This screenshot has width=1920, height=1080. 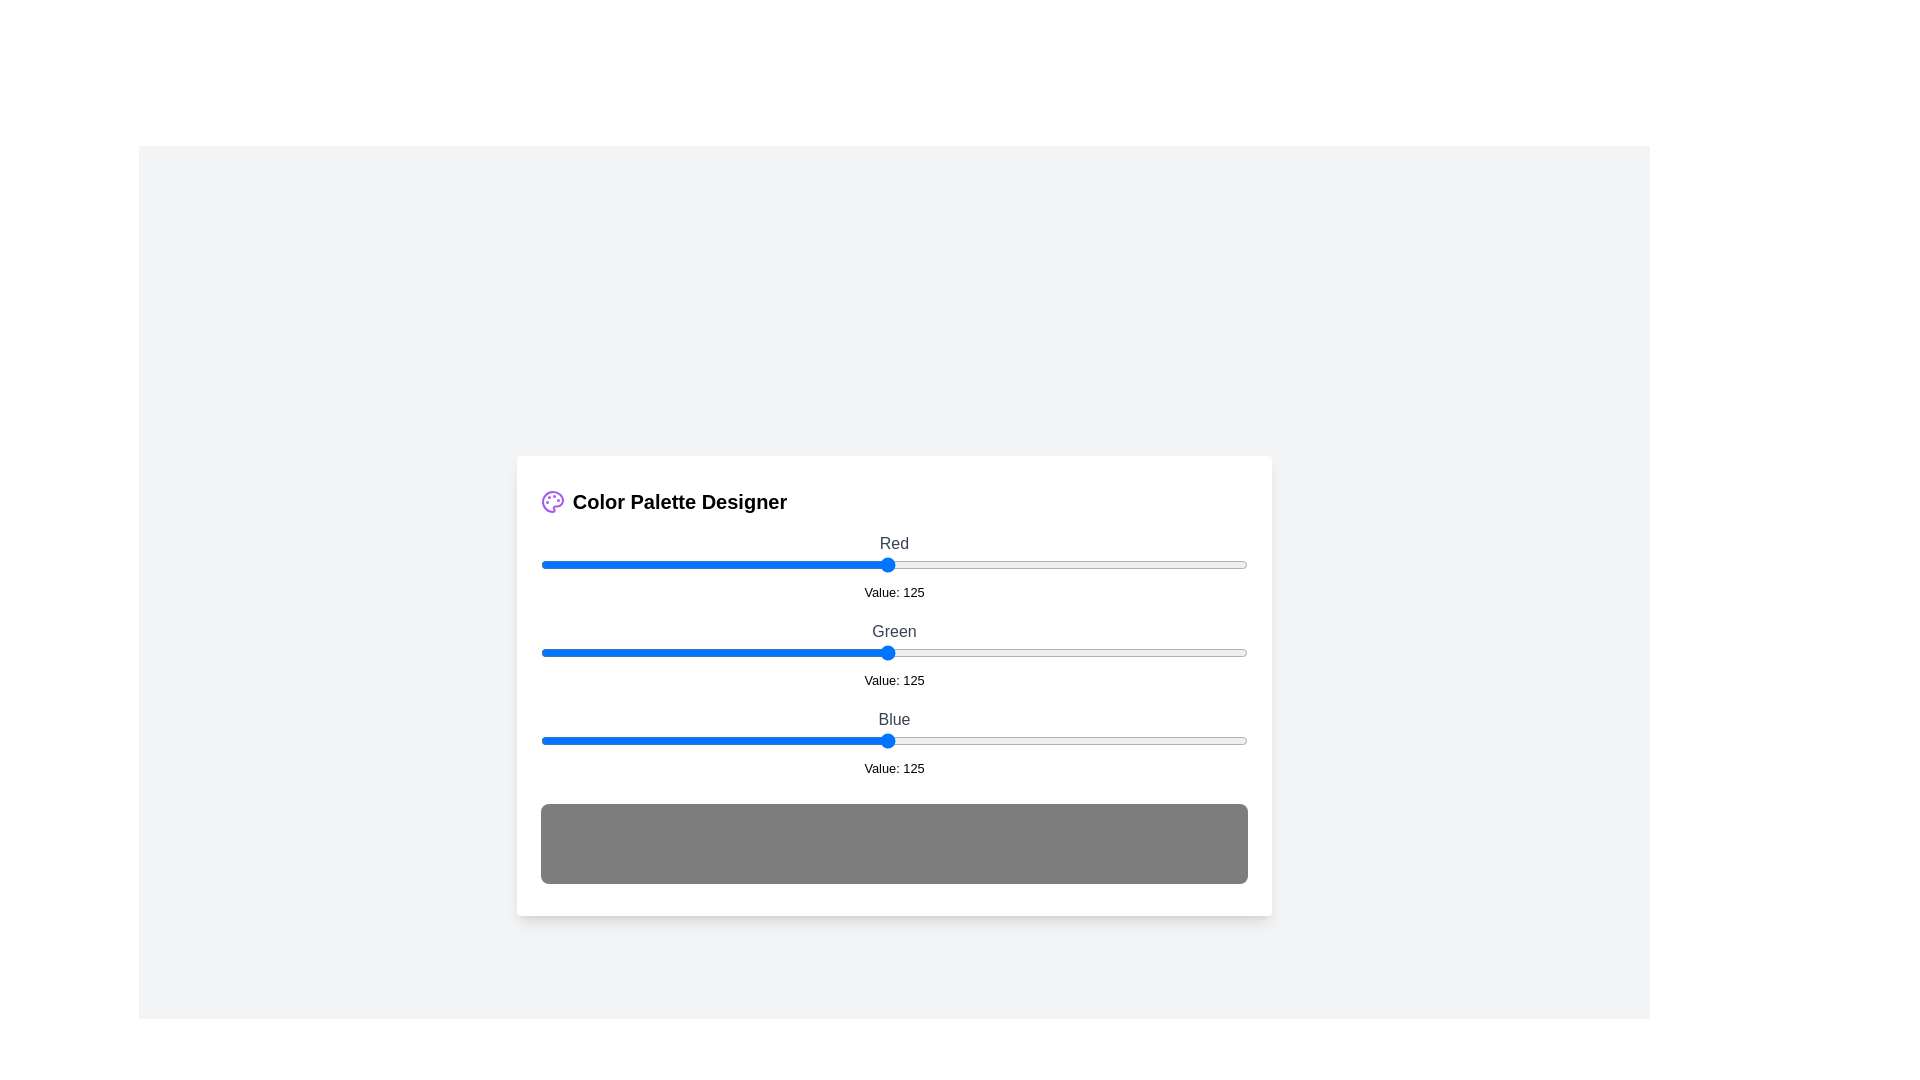 I want to click on the 0 slider to 135, so click(x=914, y=564).